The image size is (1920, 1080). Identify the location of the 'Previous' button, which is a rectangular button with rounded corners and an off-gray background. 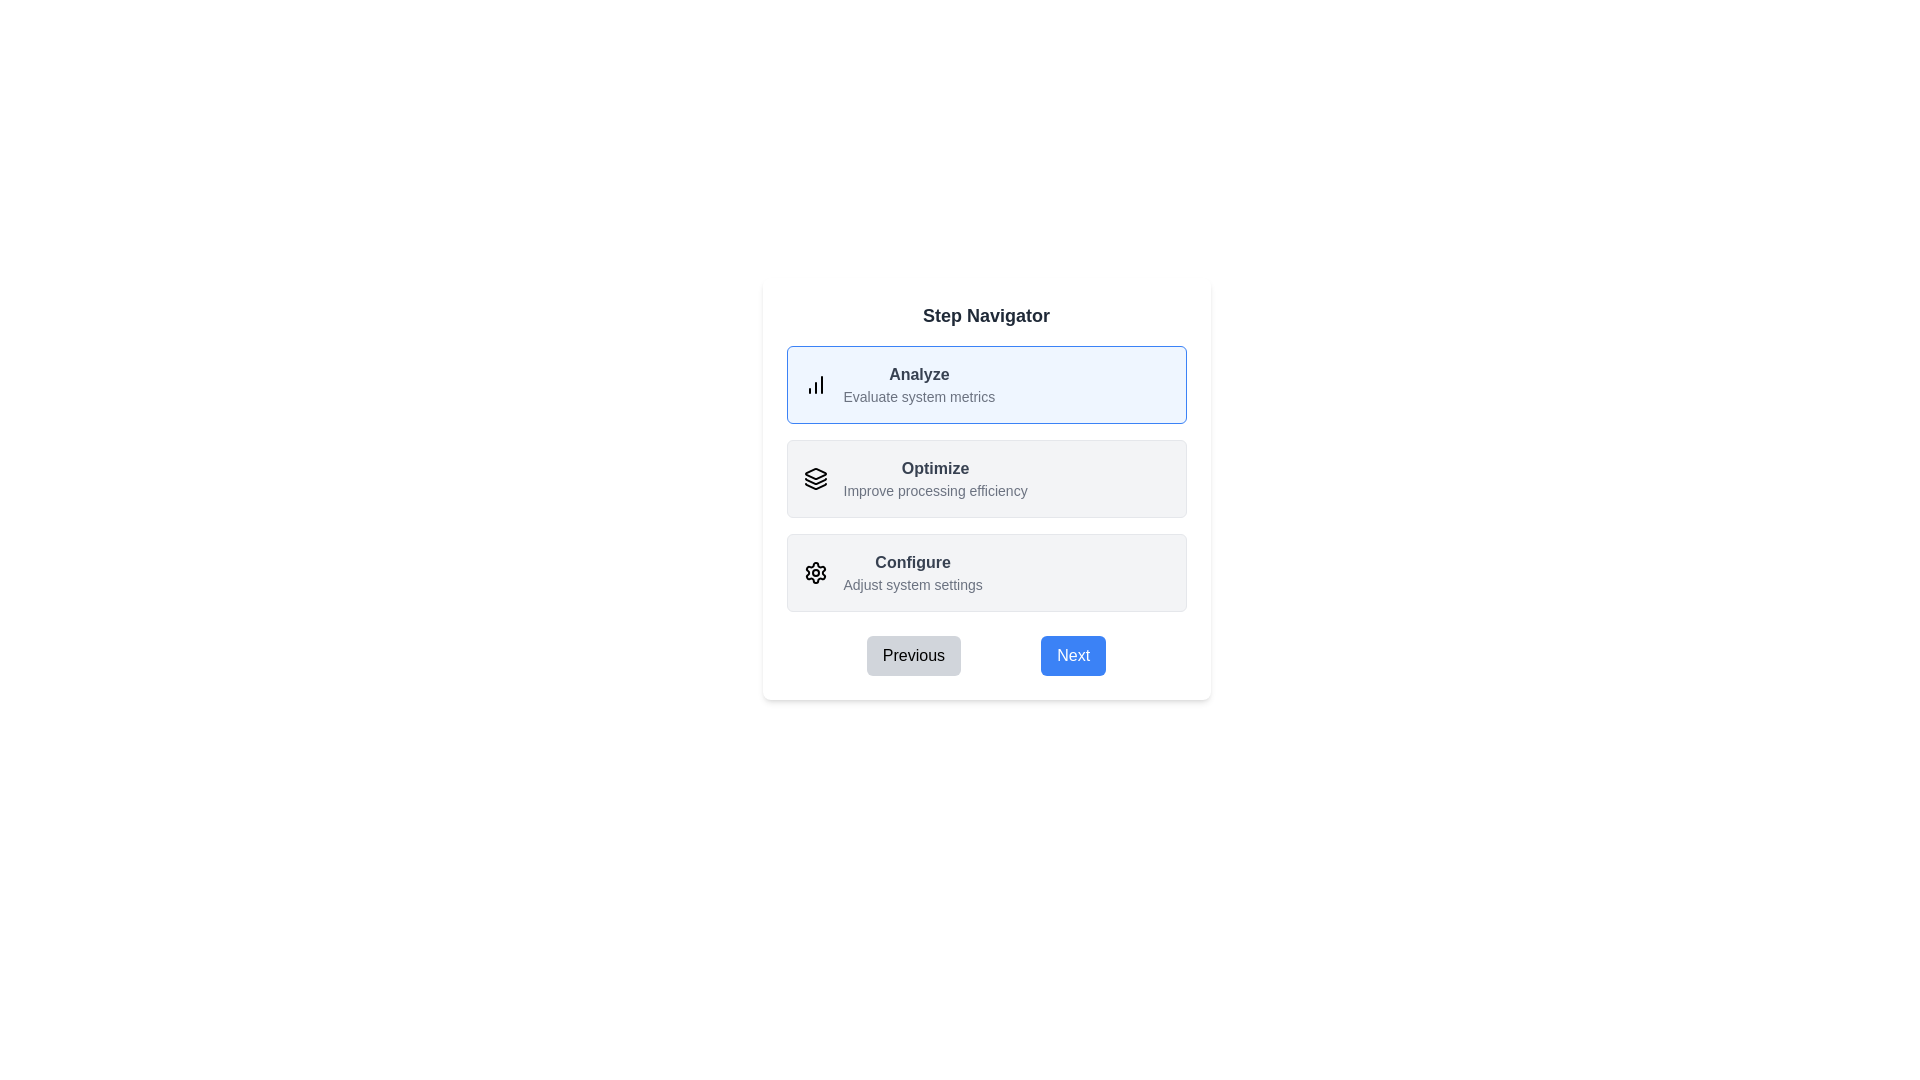
(912, 655).